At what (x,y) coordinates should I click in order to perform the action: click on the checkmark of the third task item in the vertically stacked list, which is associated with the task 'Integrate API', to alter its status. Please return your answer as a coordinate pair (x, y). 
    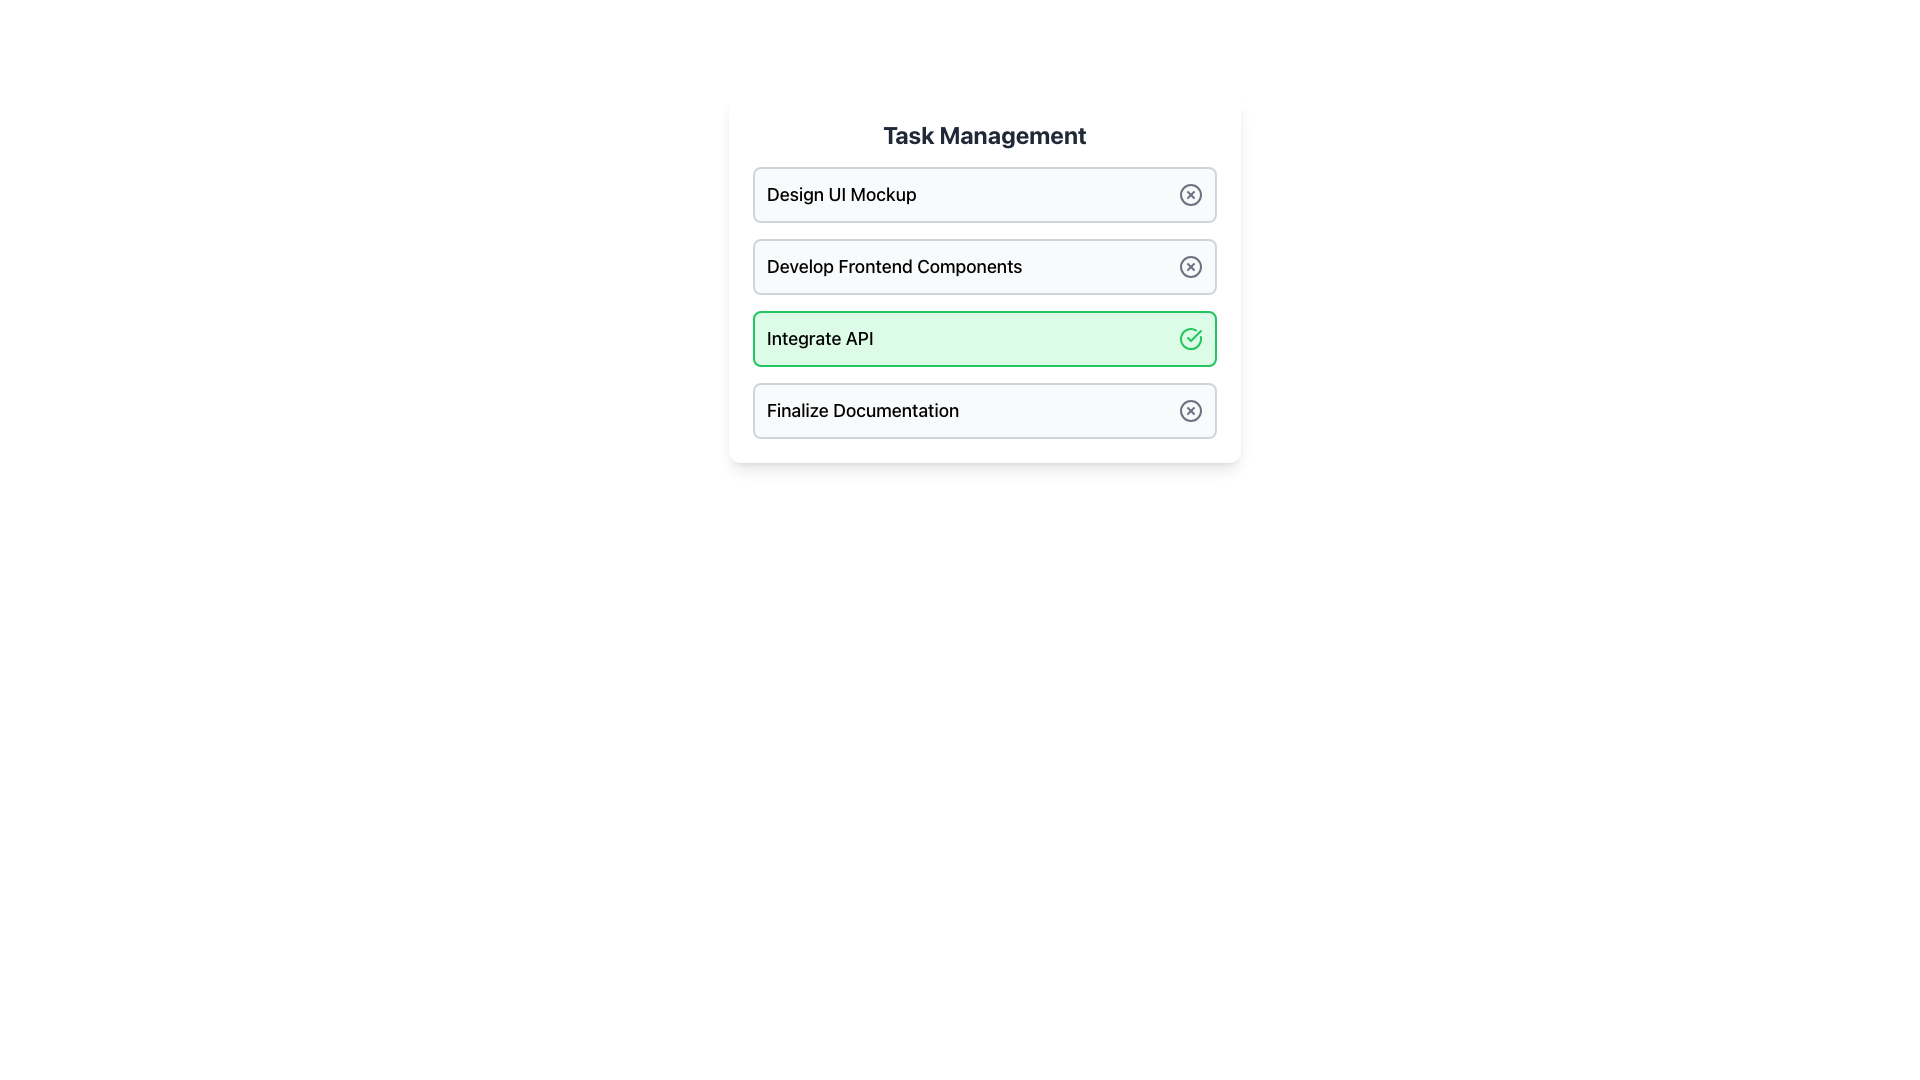
    Looking at the image, I should click on (984, 303).